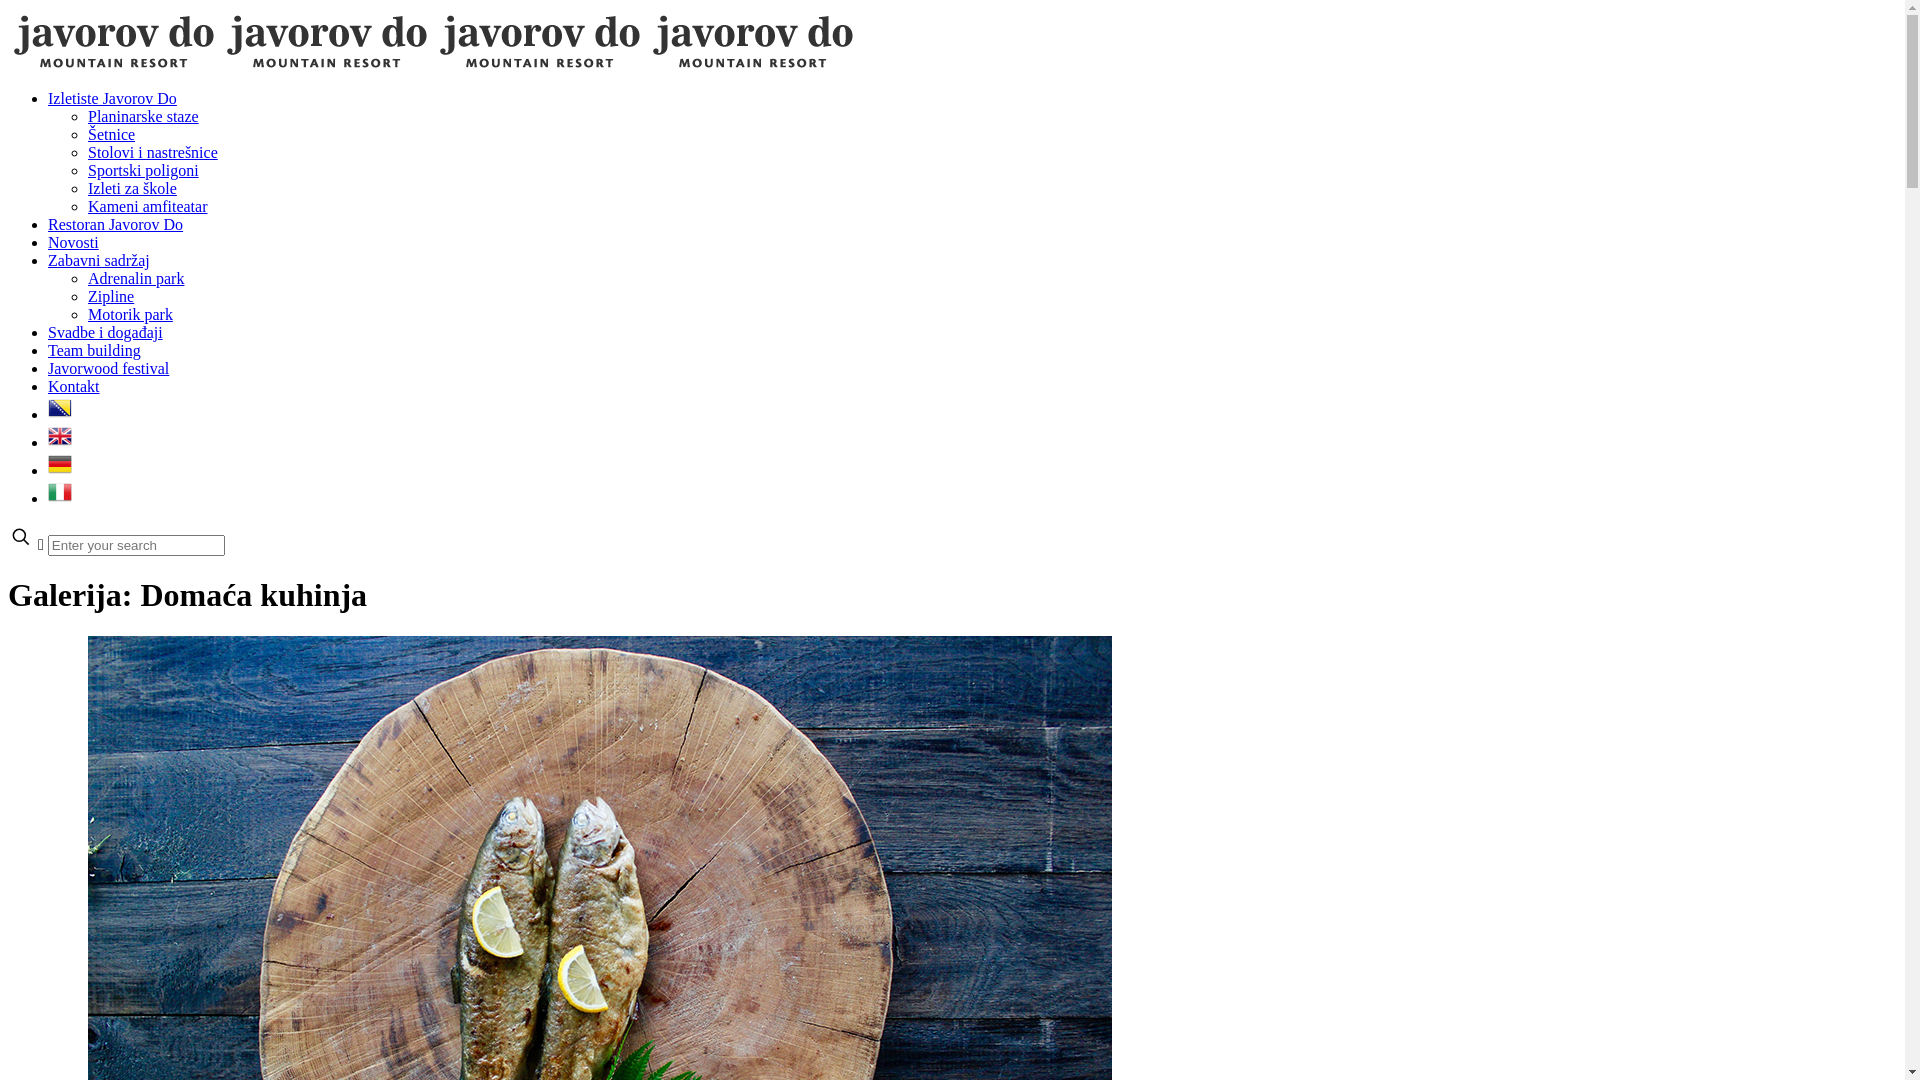  I want to click on 'German', so click(59, 470).